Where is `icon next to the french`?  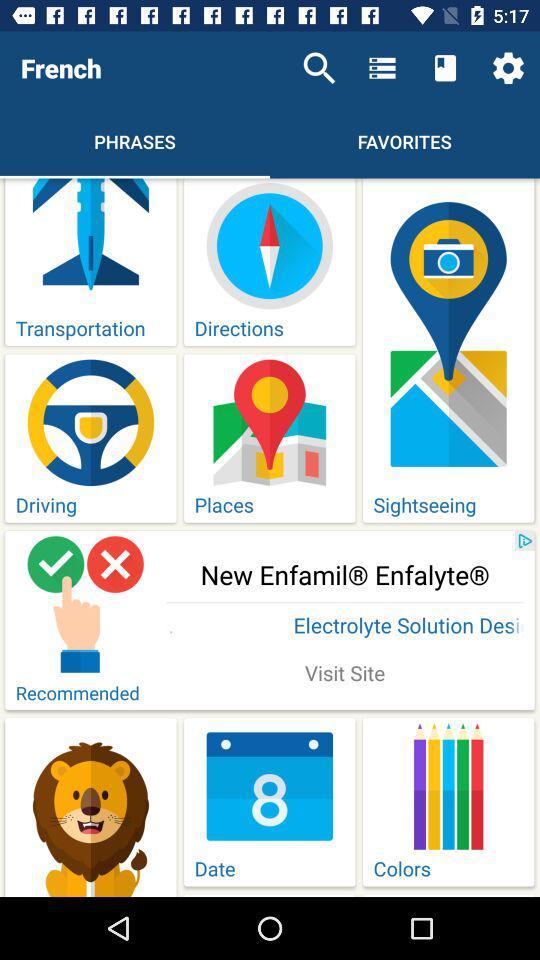
icon next to the french is located at coordinates (319, 68).